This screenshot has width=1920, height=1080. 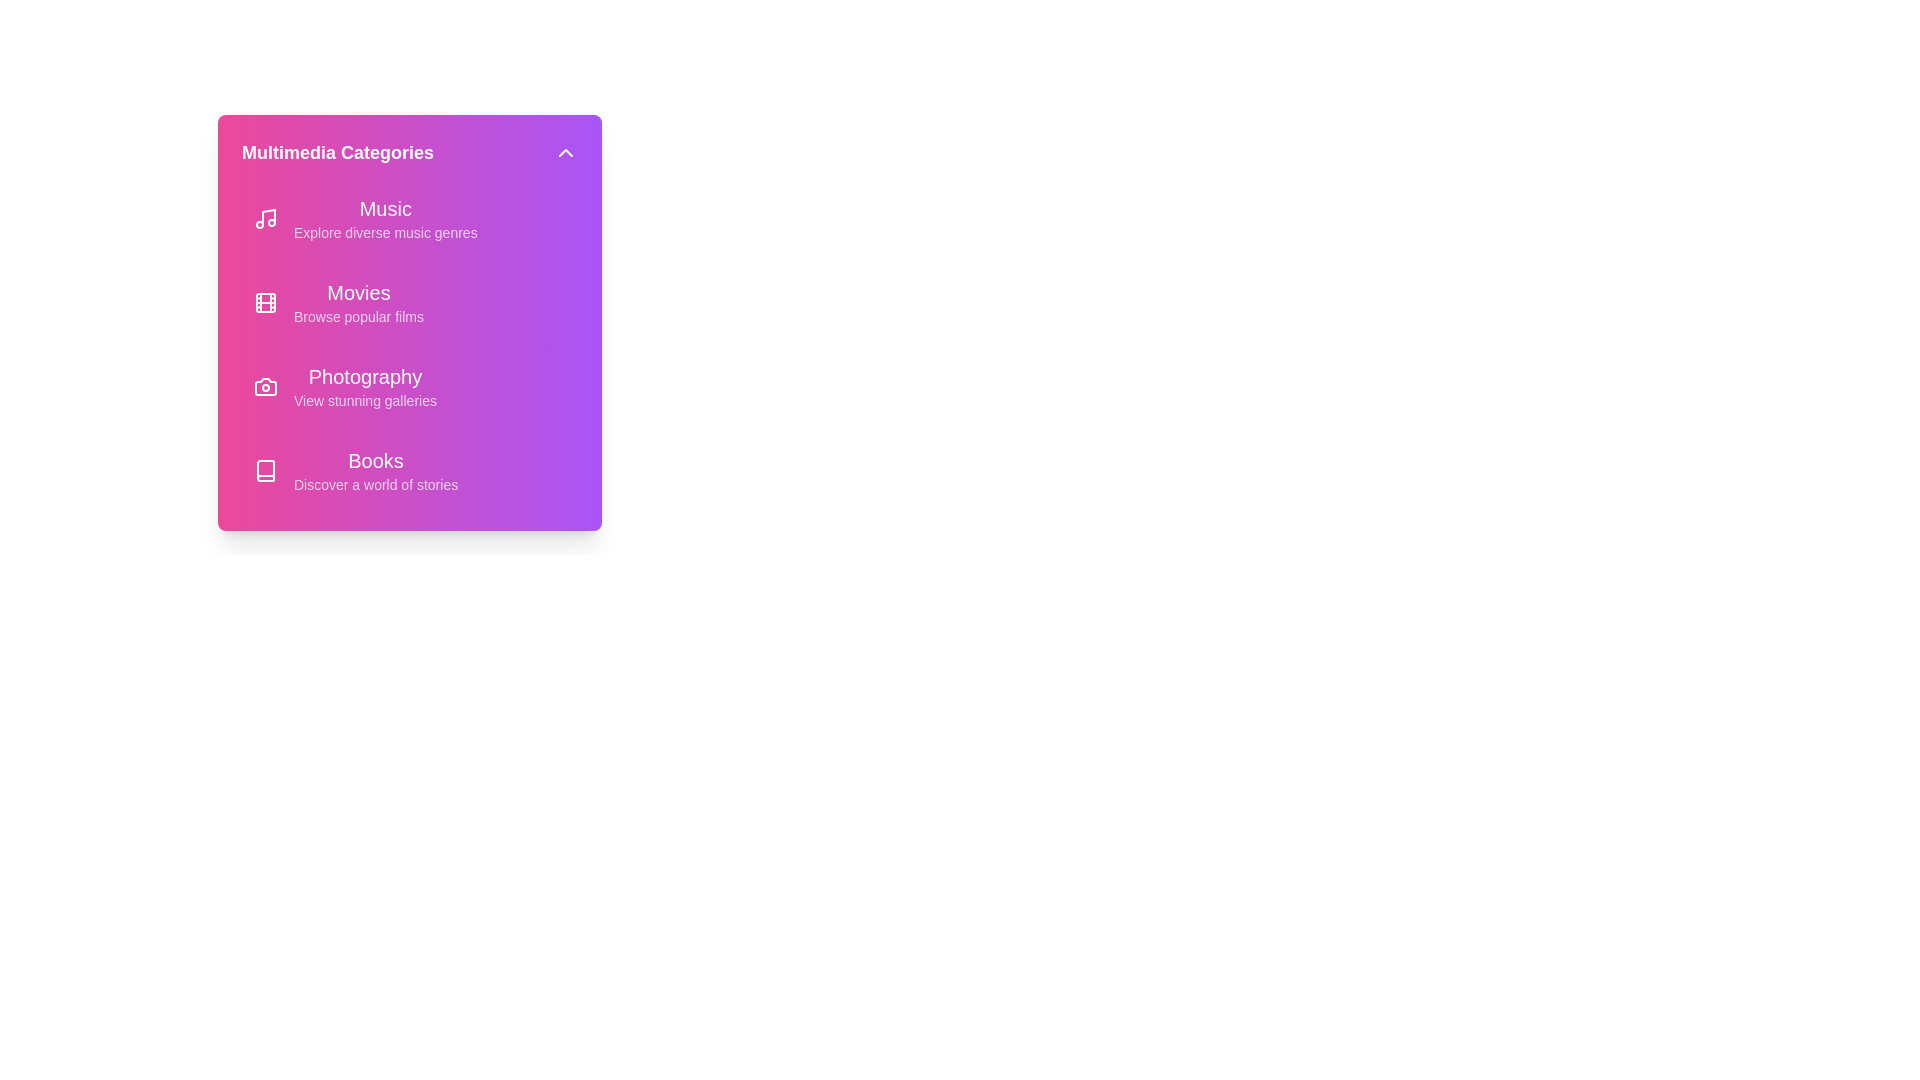 I want to click on the menu item corresponding to Books, so click(x=408, y=470).